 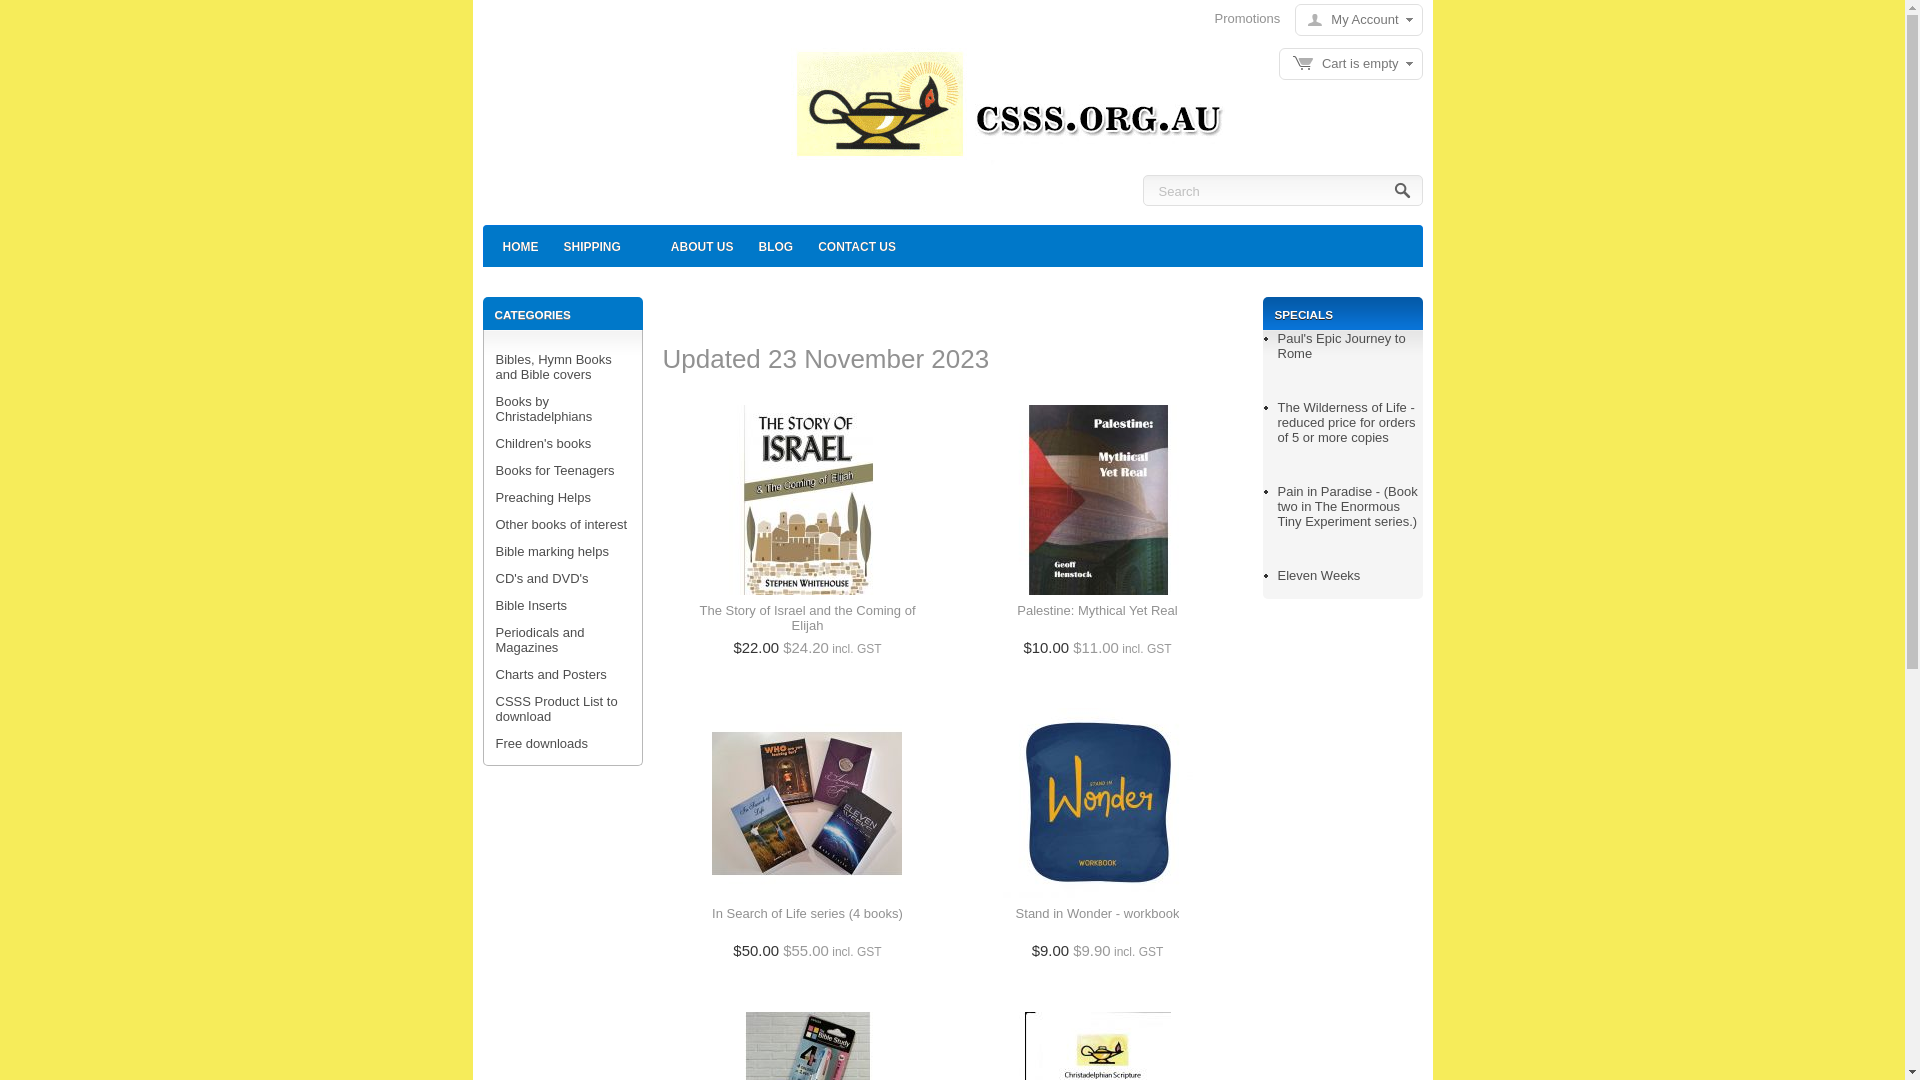 What do you see at coordinates (702, 245) in the screenshot?
I see `'ABOUT US'` at bounding box center [702, 245].